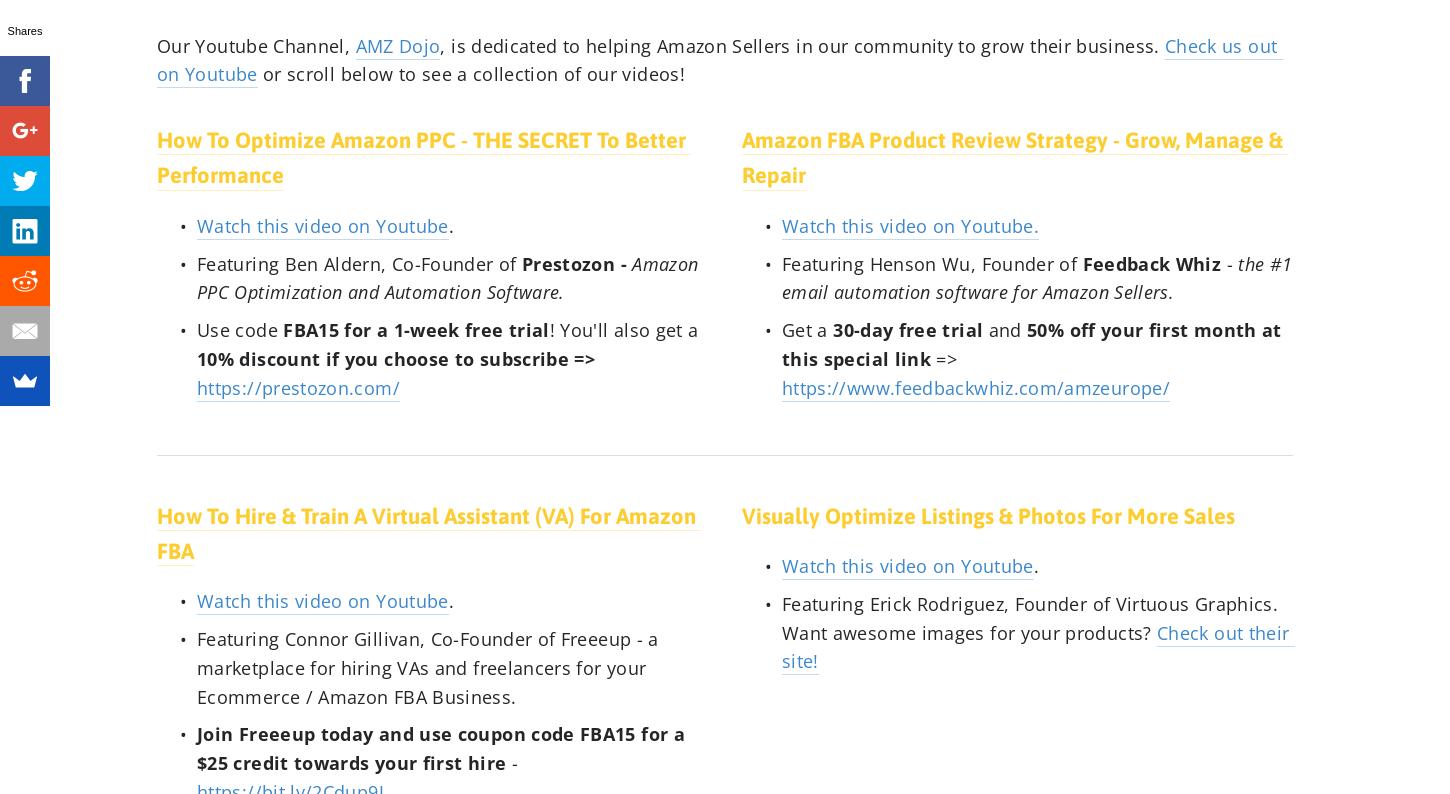  What do you see at coordinates (987, 513) in the screenshot?
I see `'Visually Optimize Listings & Photos For More Sales'` at bounding box center [987, 513].